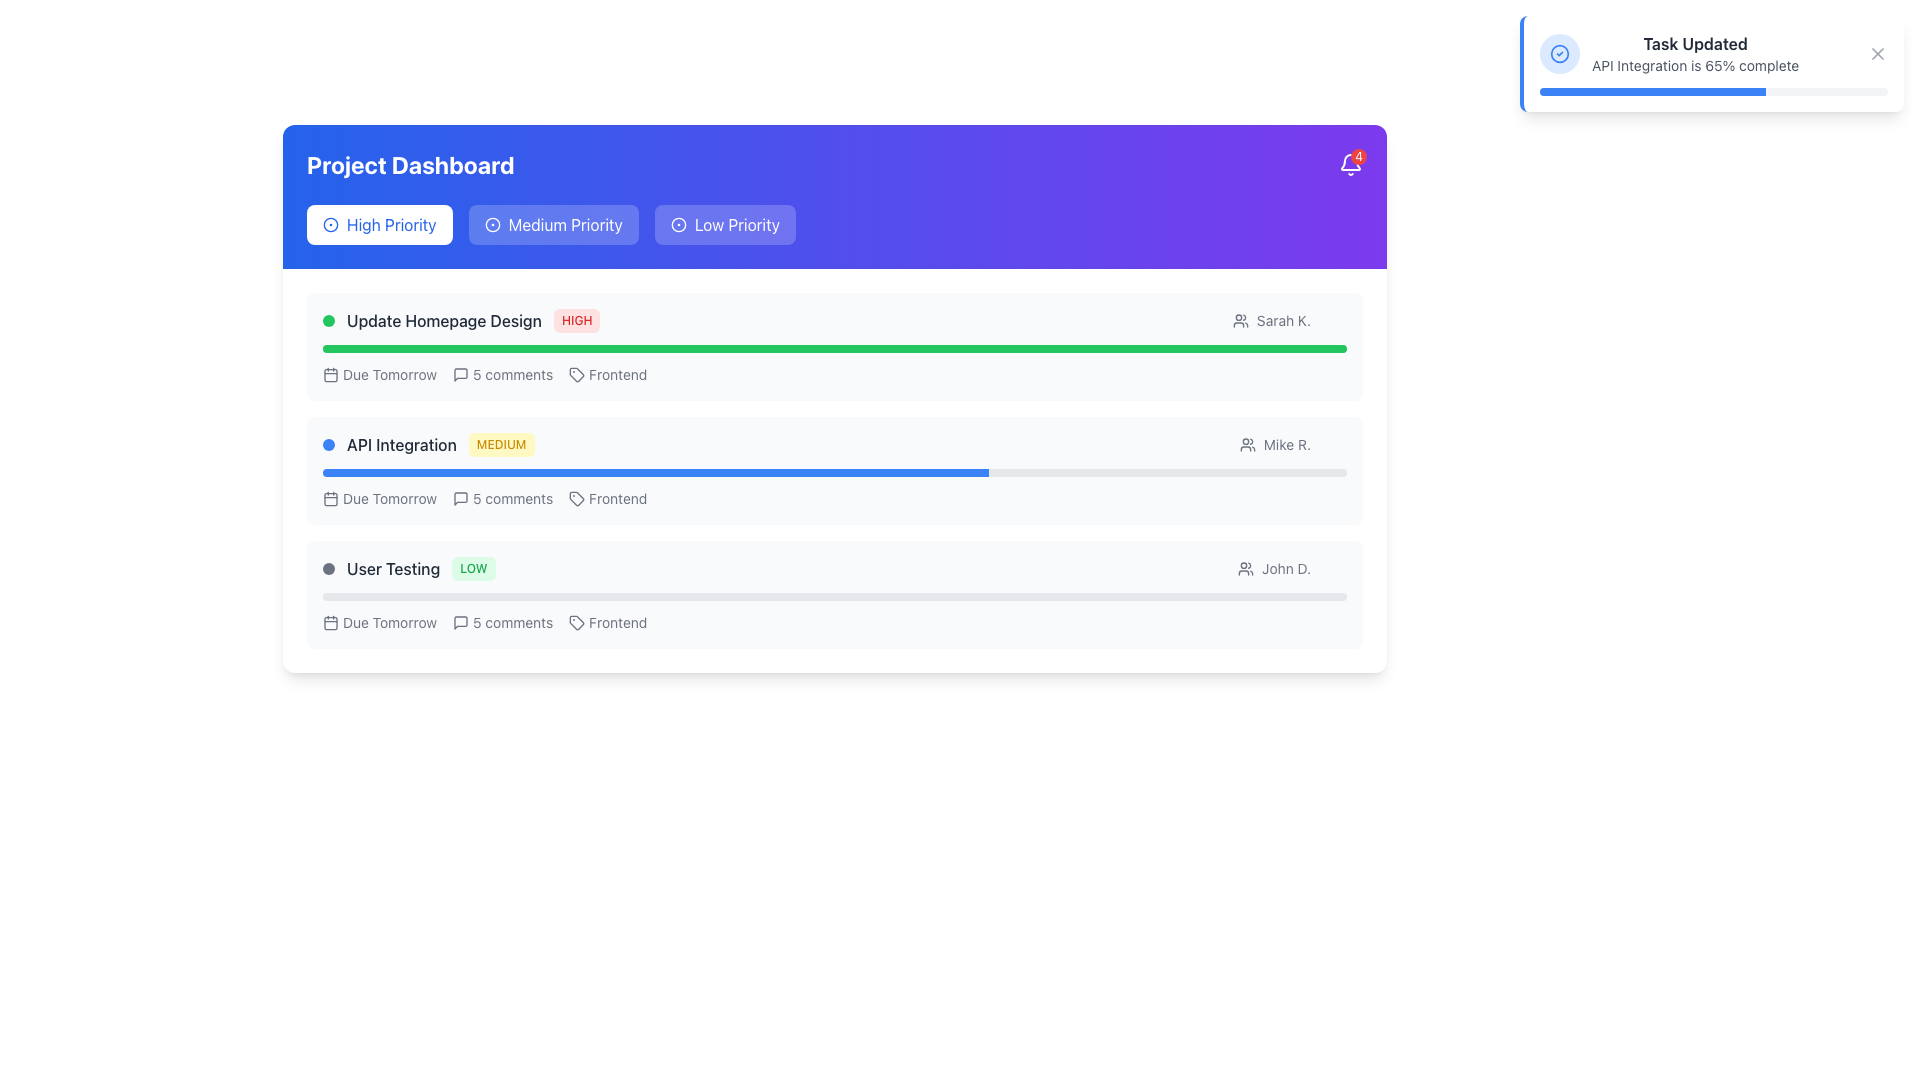 The width and height of the screenshot is (1920, 1080). What do you see at coordinates (427, 443) in the screenshot?
I see `the blue circular indicator of the 'API Integration' task` at bounding box center [427, 443].